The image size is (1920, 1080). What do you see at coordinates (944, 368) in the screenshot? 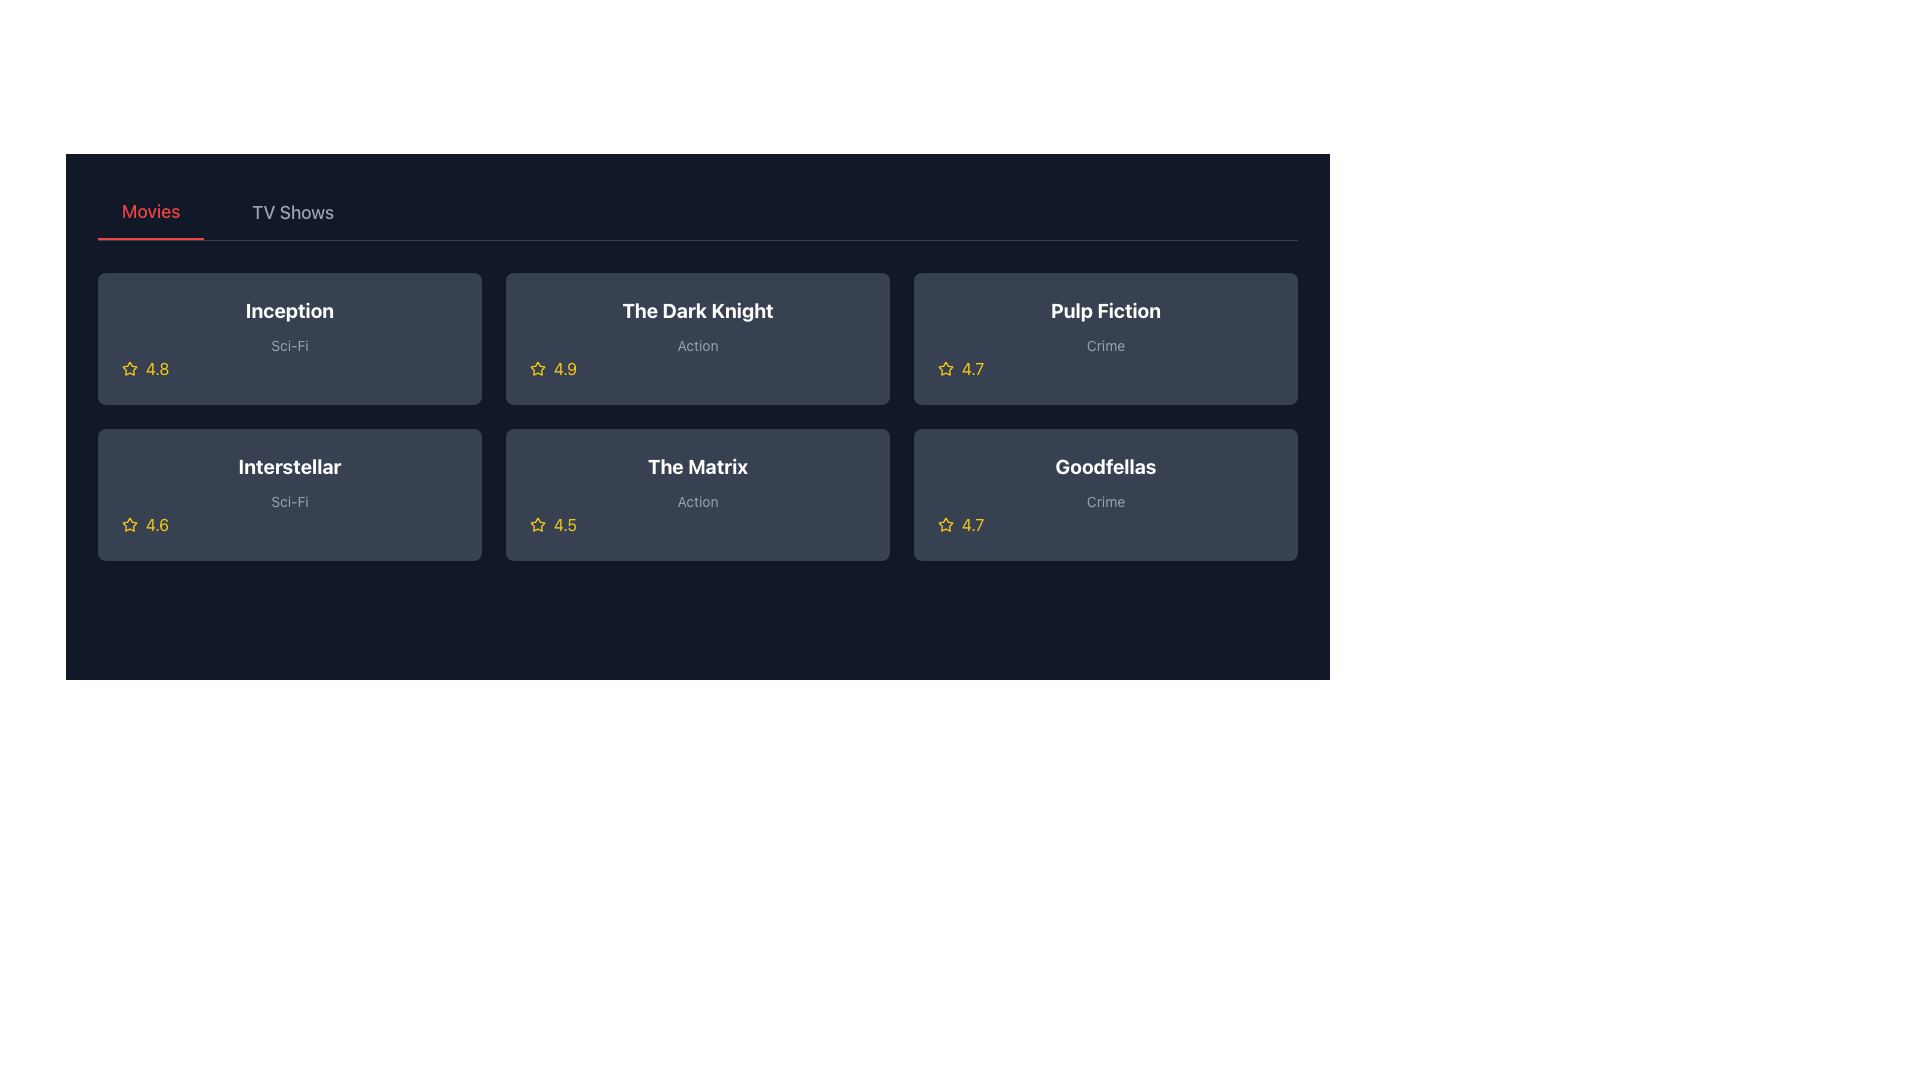
I see `the yellow outlined star icon located in the bottom-left corner of the 'Pulp Fiction' card to interact with the rating` at bounding box center [944, 368].